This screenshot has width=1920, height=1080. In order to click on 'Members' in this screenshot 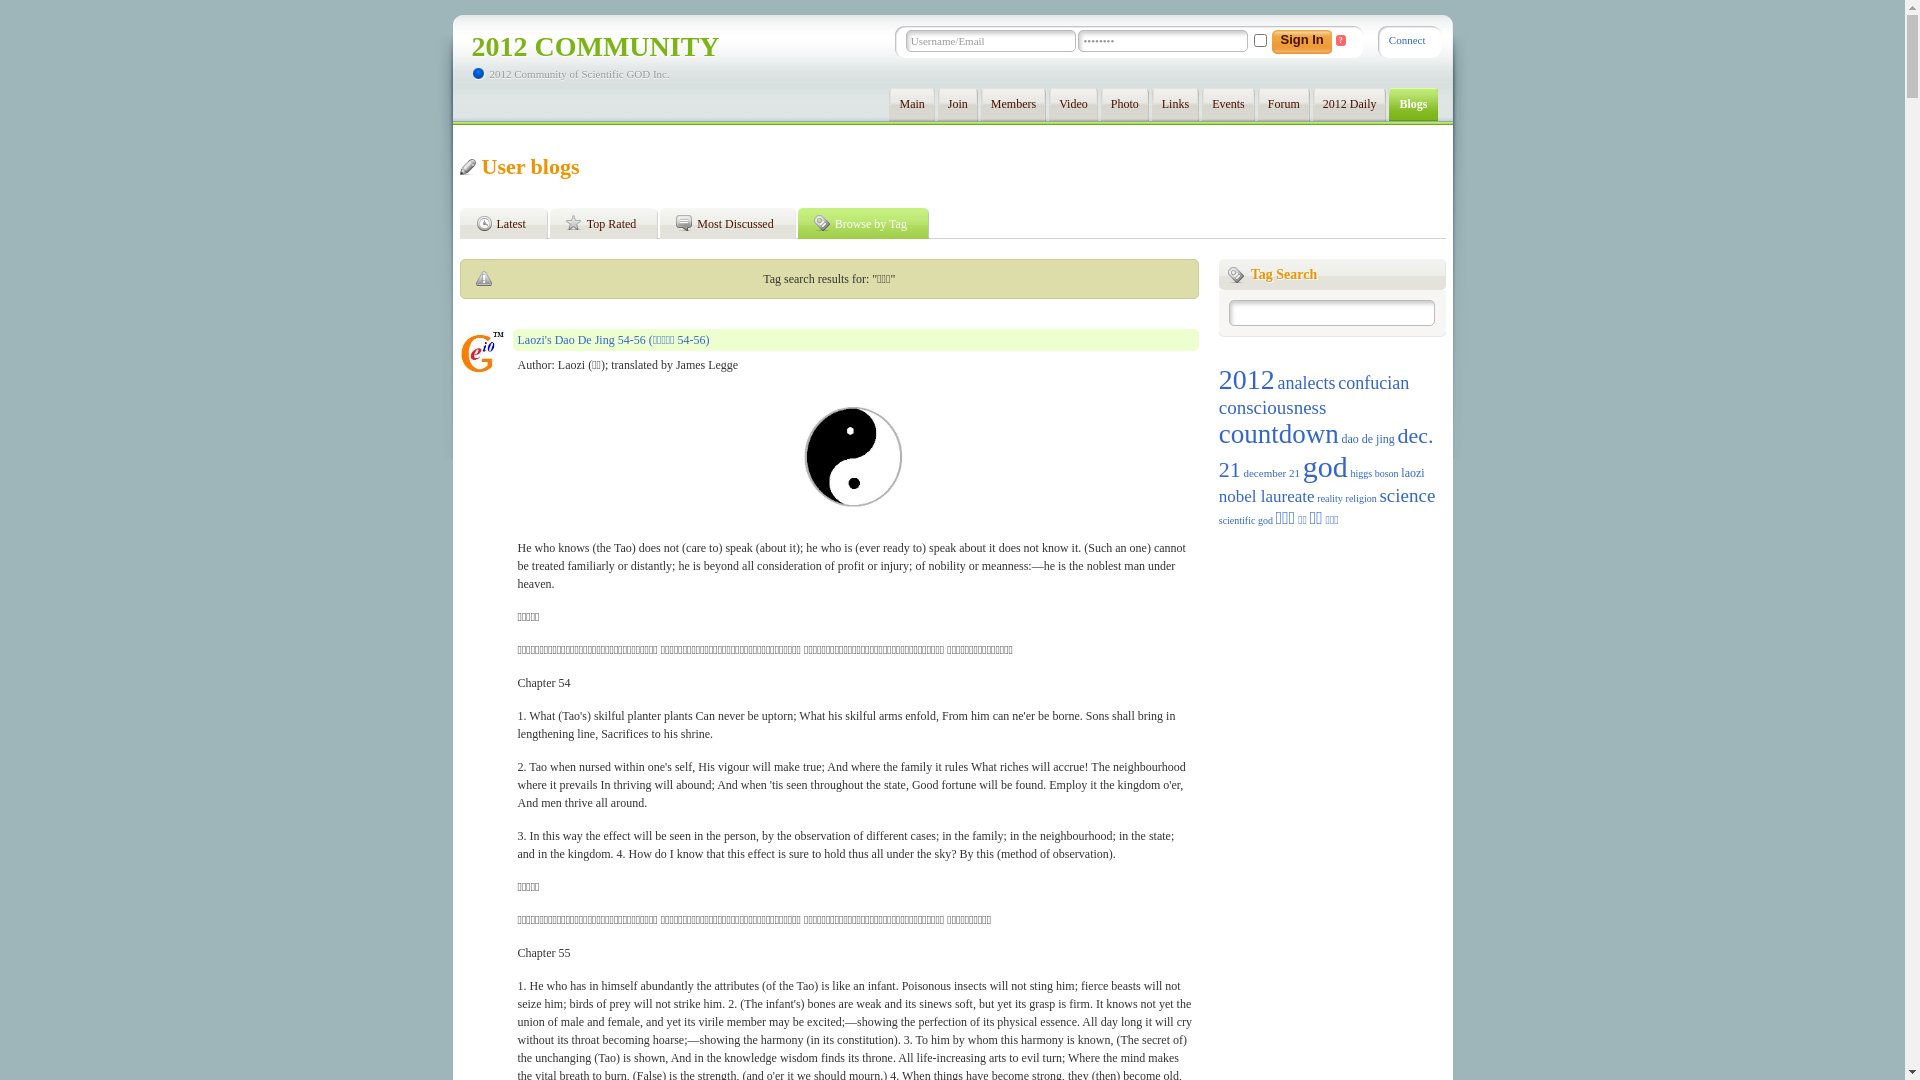, I will do `click(1013, 104)`.